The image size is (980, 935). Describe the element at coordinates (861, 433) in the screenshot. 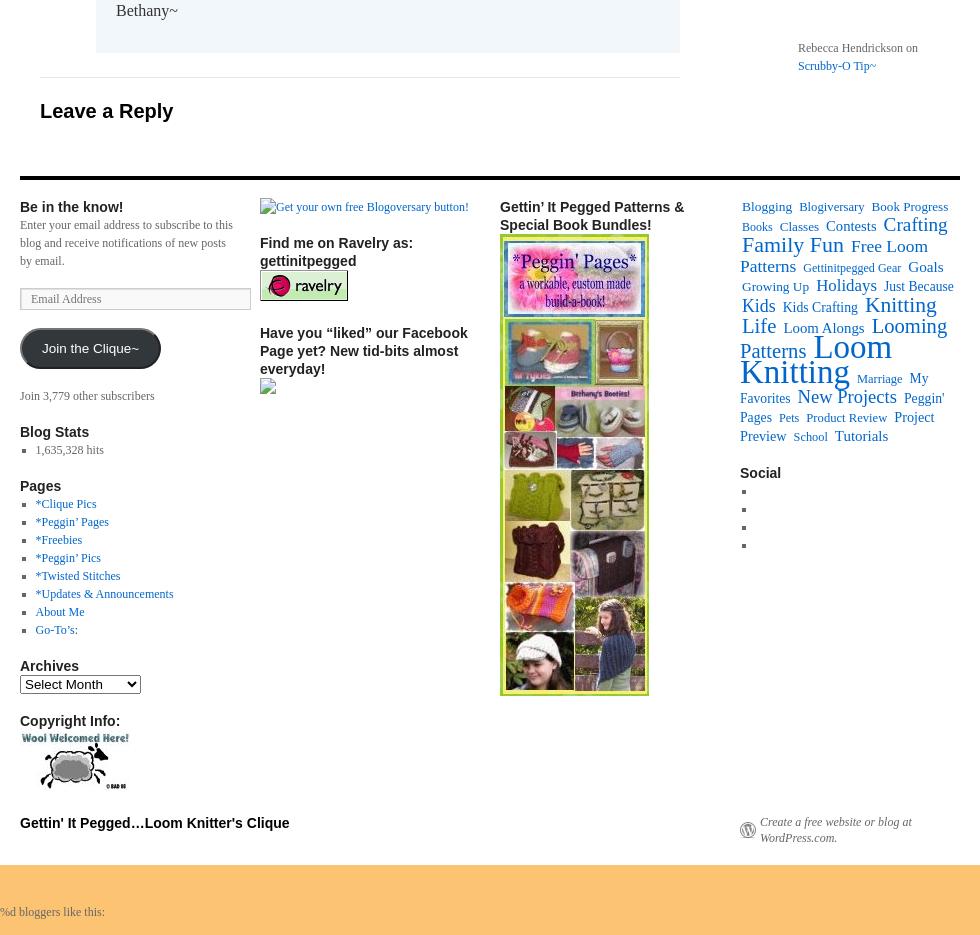

I see `'Tutorials'` at that location.